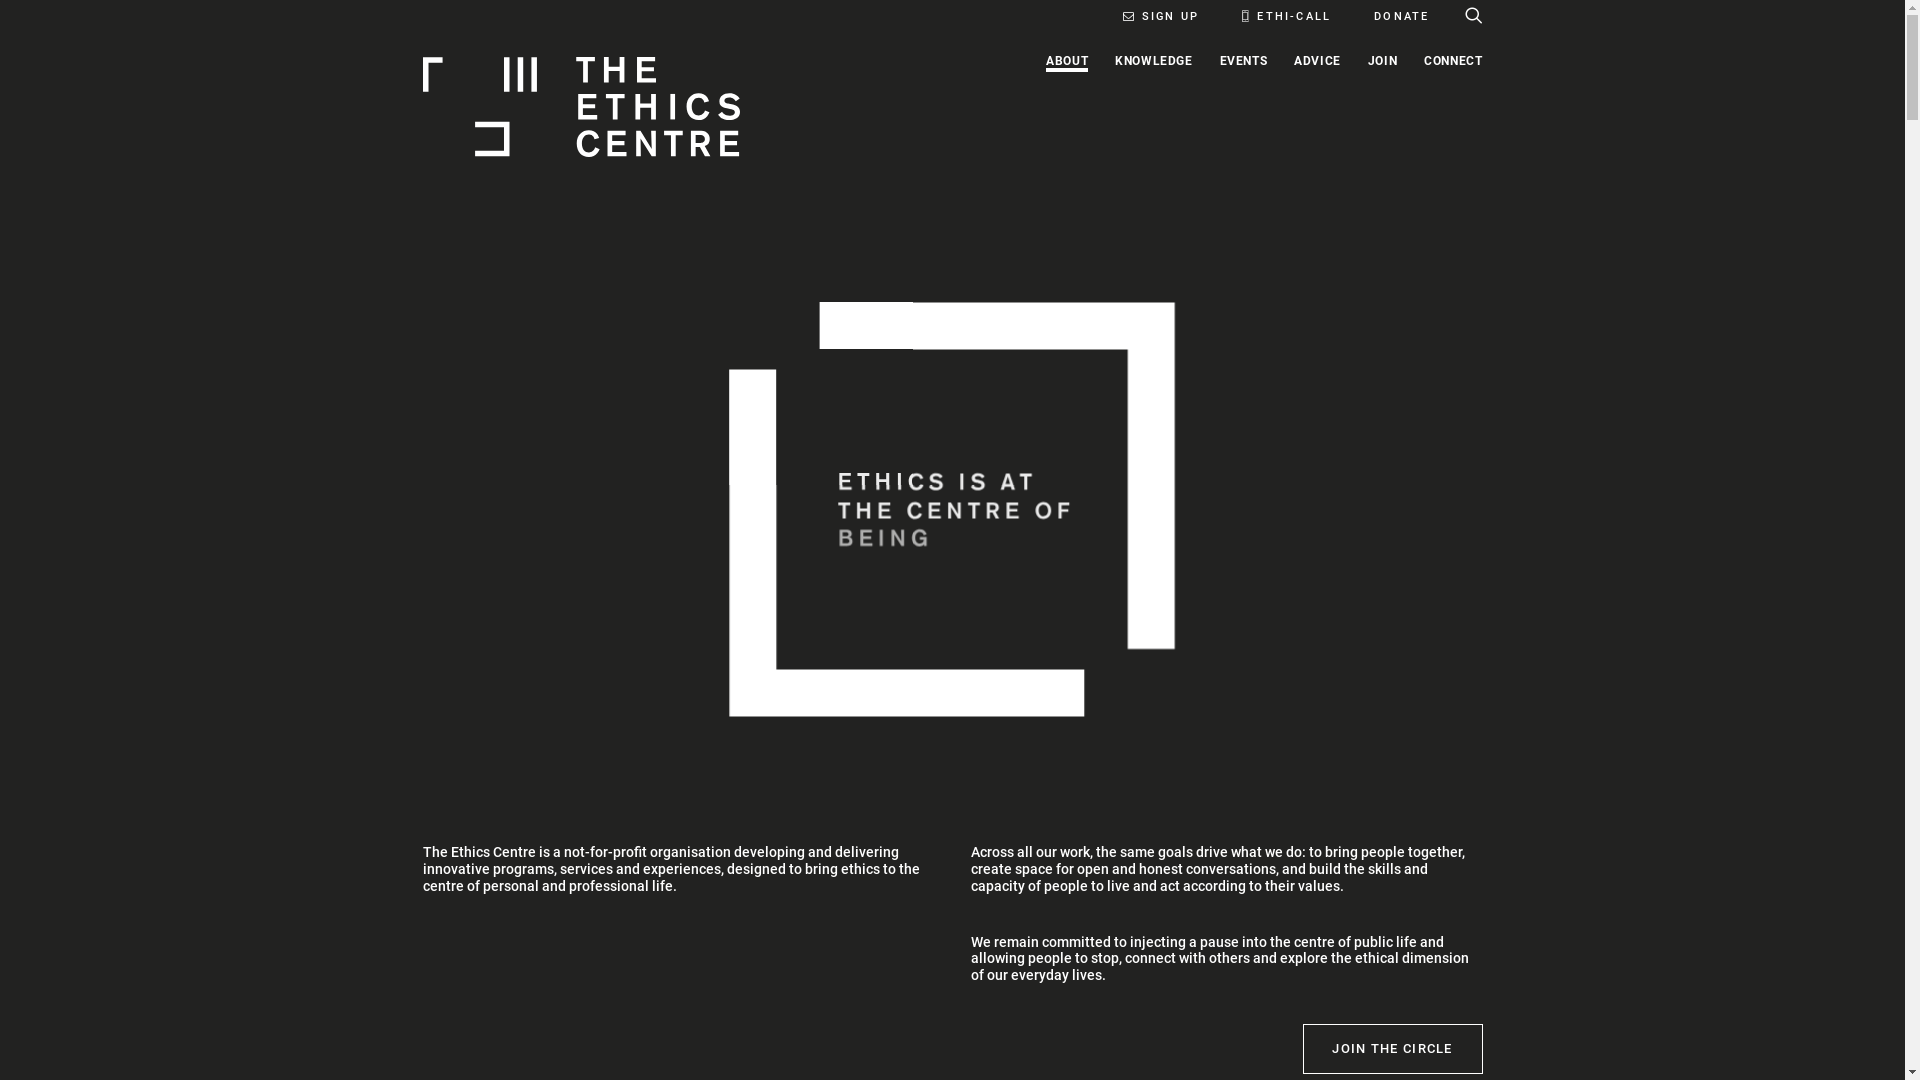 This screenshot has width=1920, height=1080. Describe the element at coordinates (1317, 107) in the screenshot. I see `'ADVICE'` at that location.